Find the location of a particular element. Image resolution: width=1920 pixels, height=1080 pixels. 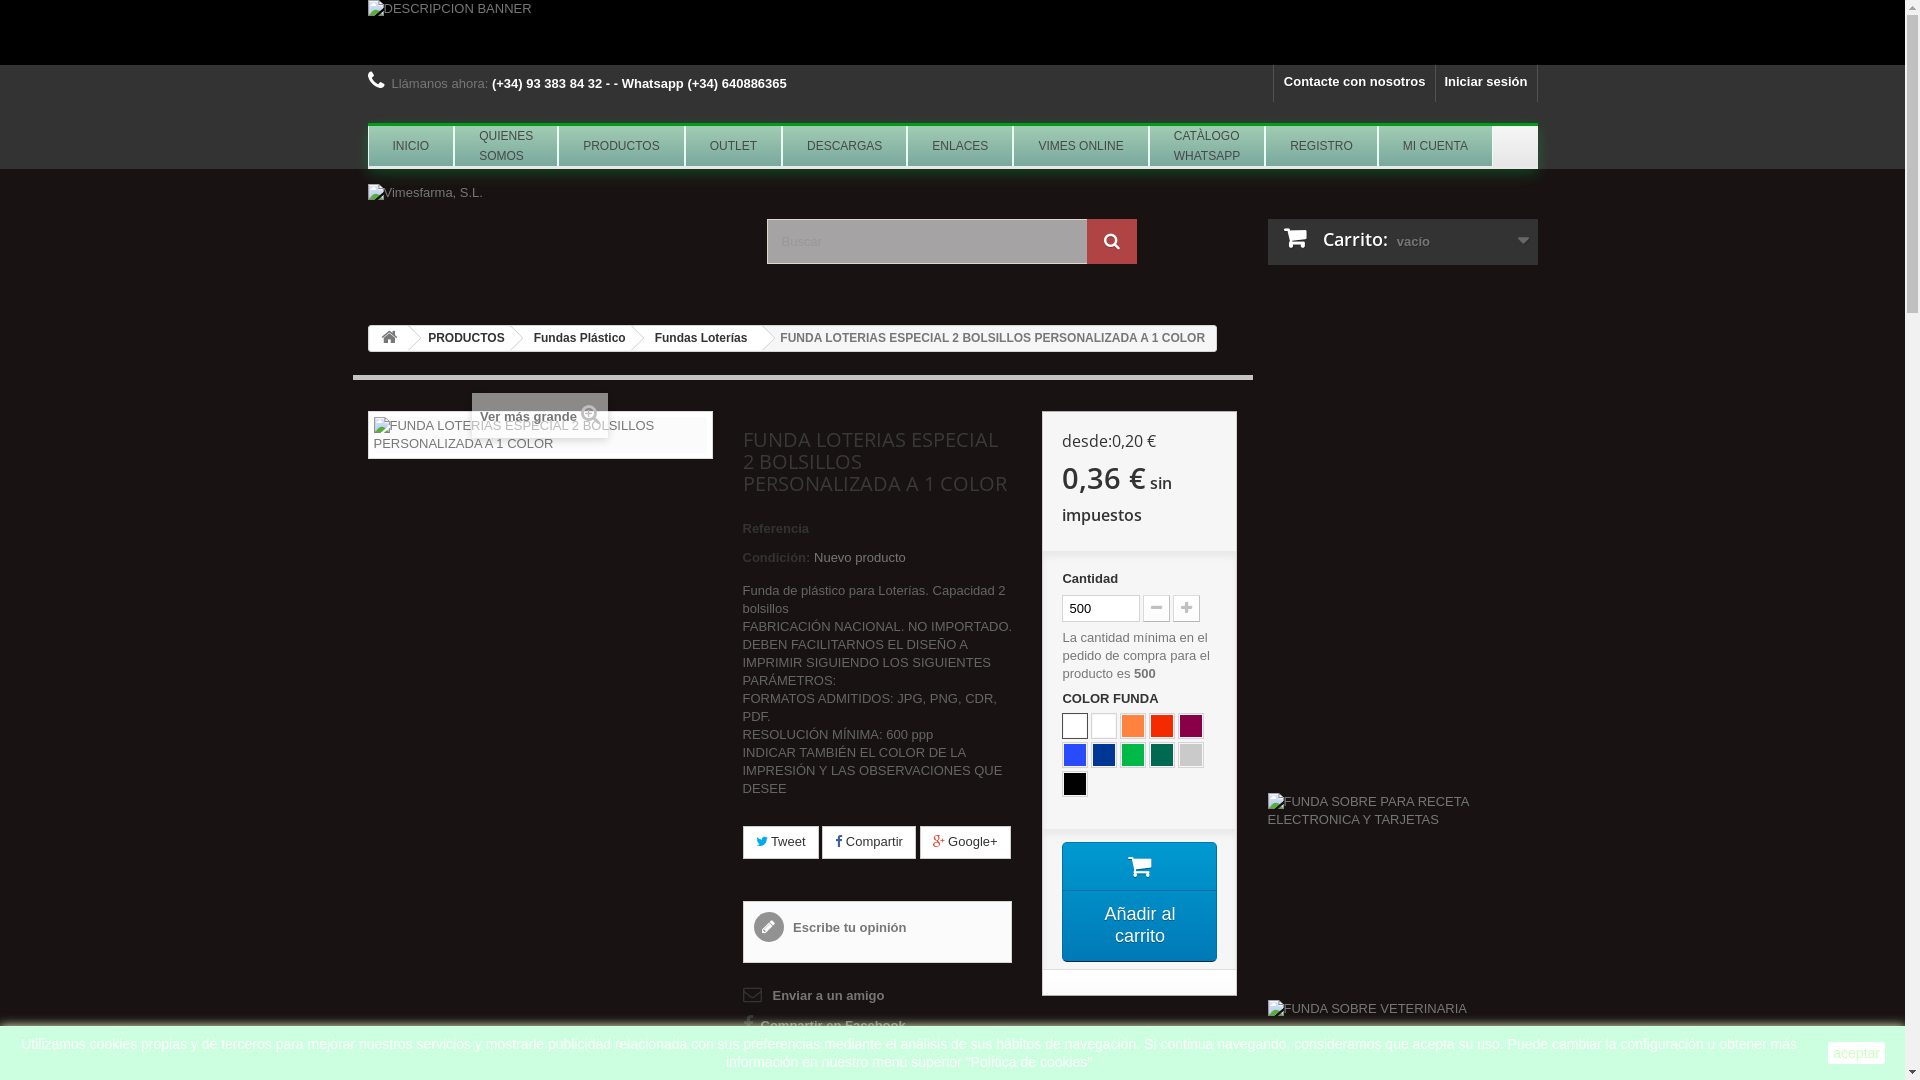

'GRIS PLATA' is located at coordinates (1190, 755).